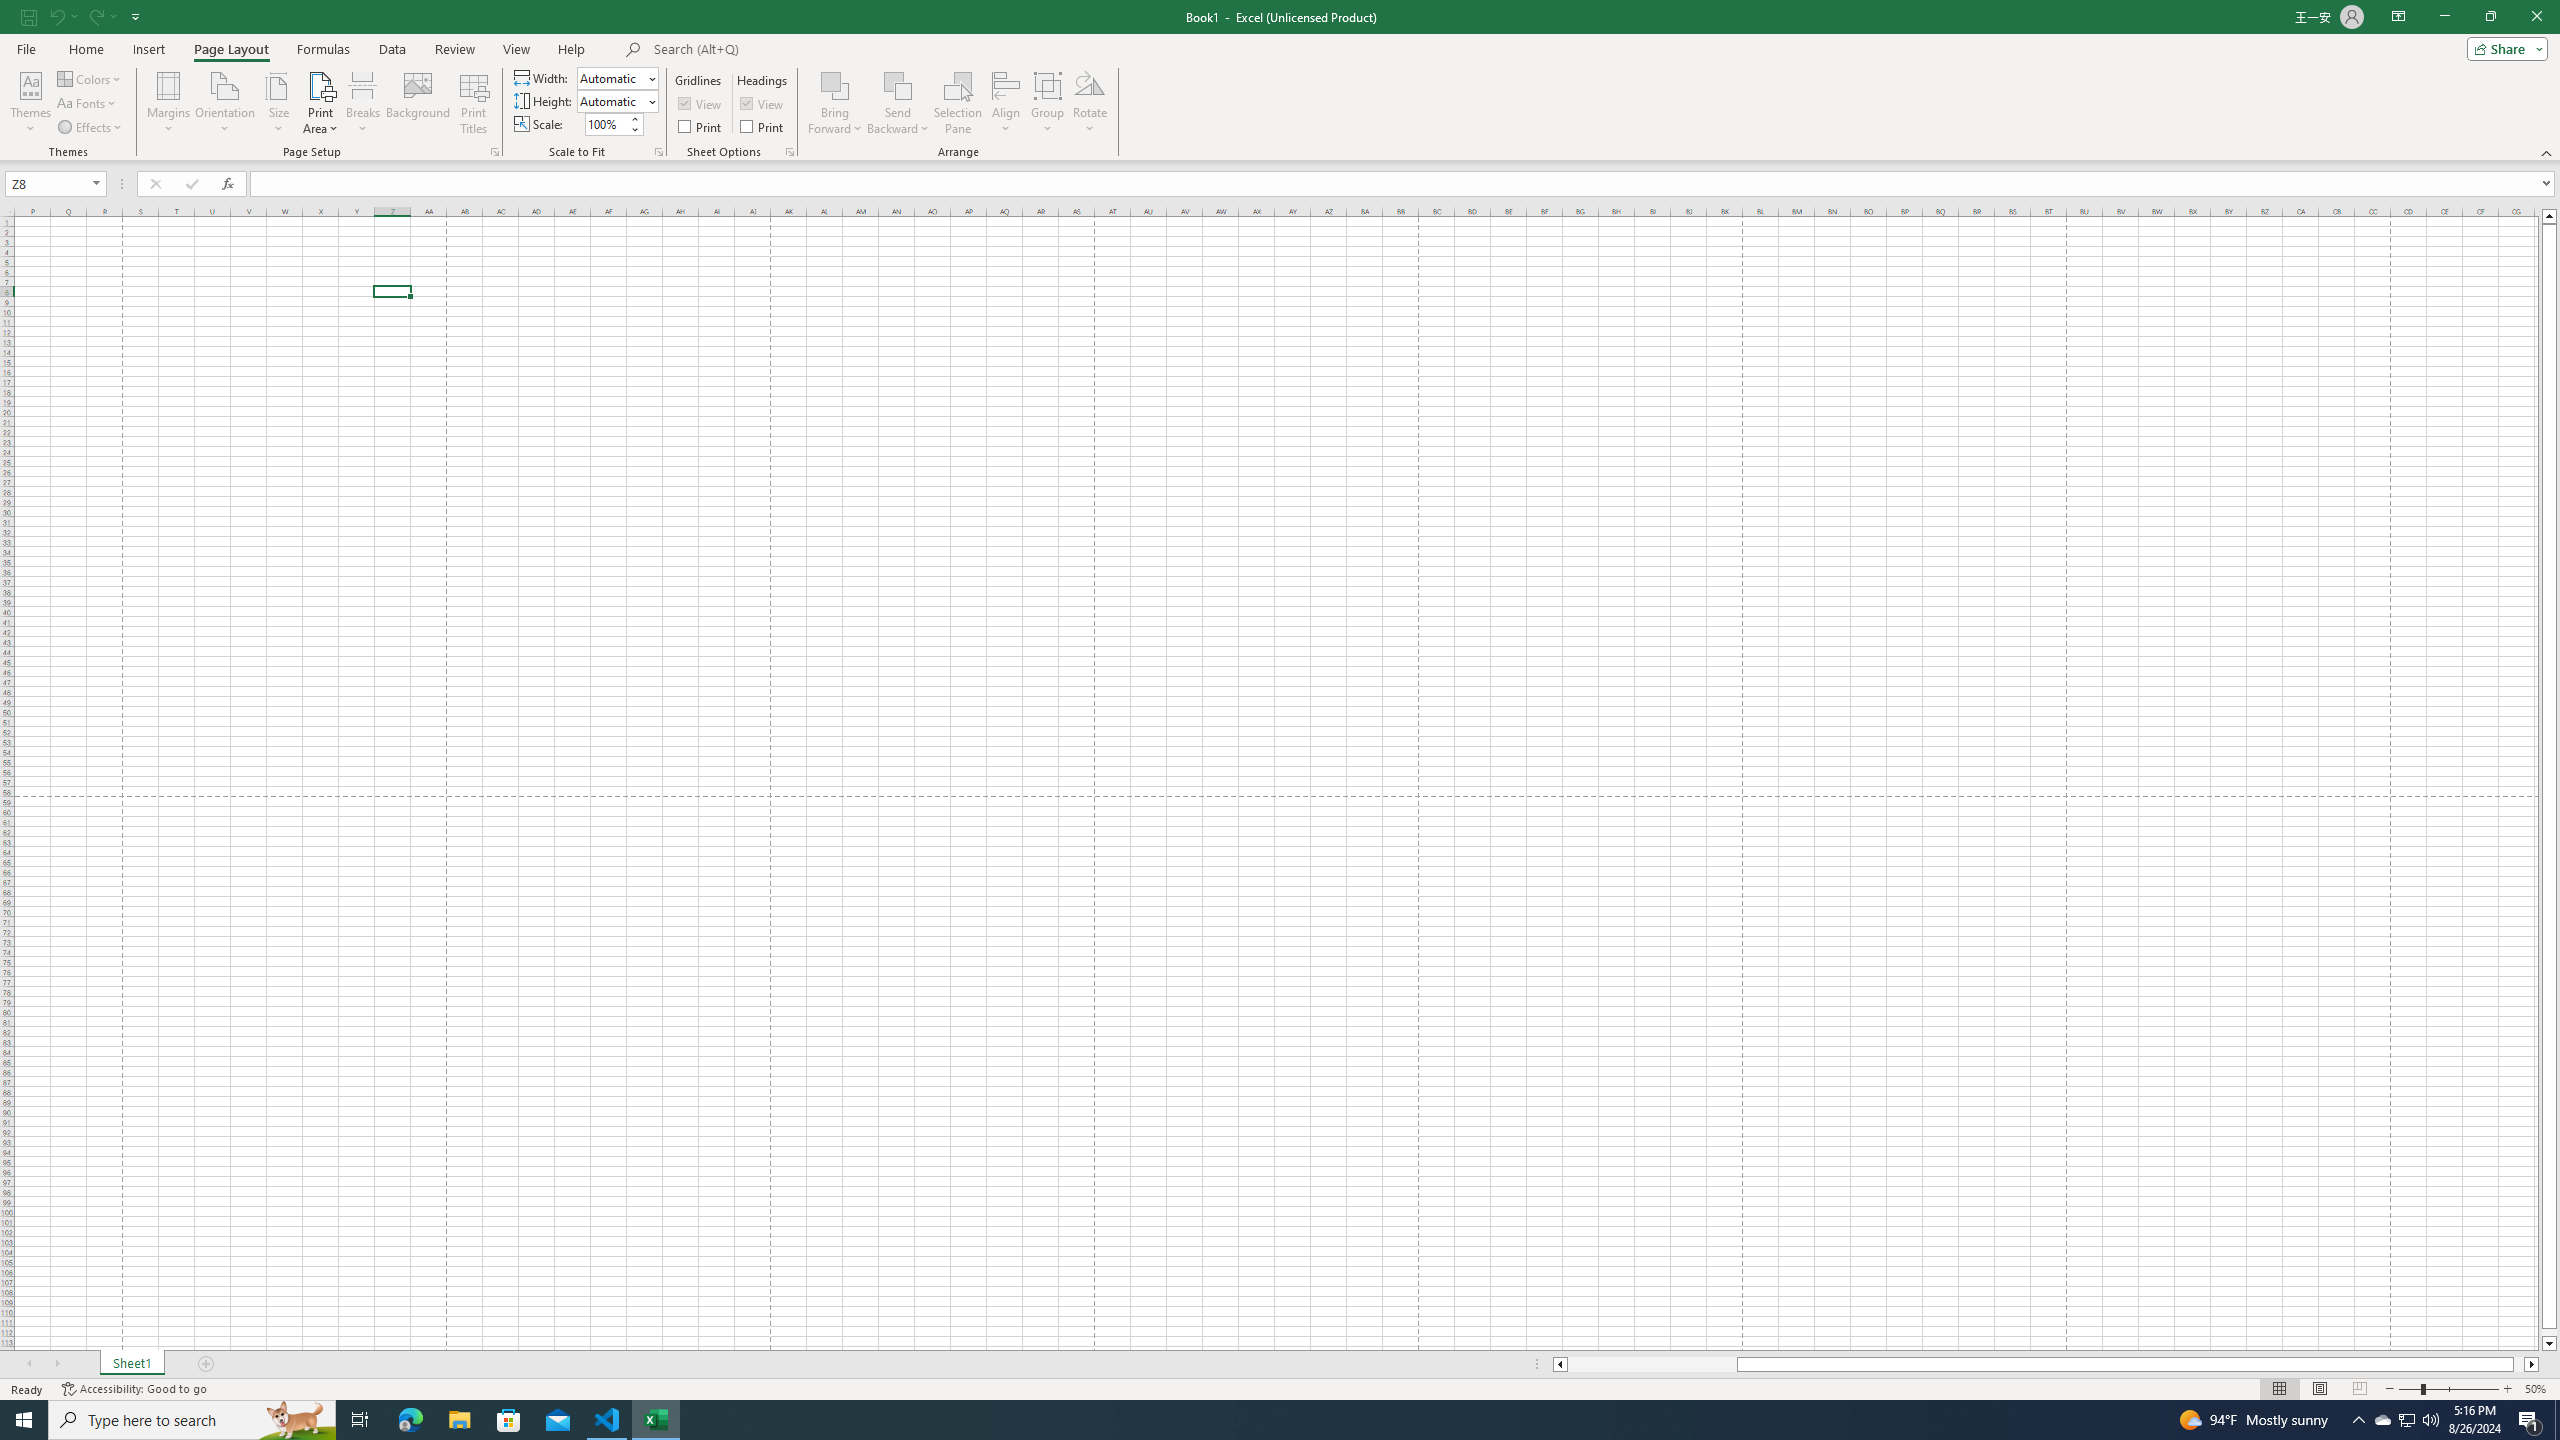 This screenshot has width=2560, height=1440. I want to click on 'Colors', so click(89, 78).